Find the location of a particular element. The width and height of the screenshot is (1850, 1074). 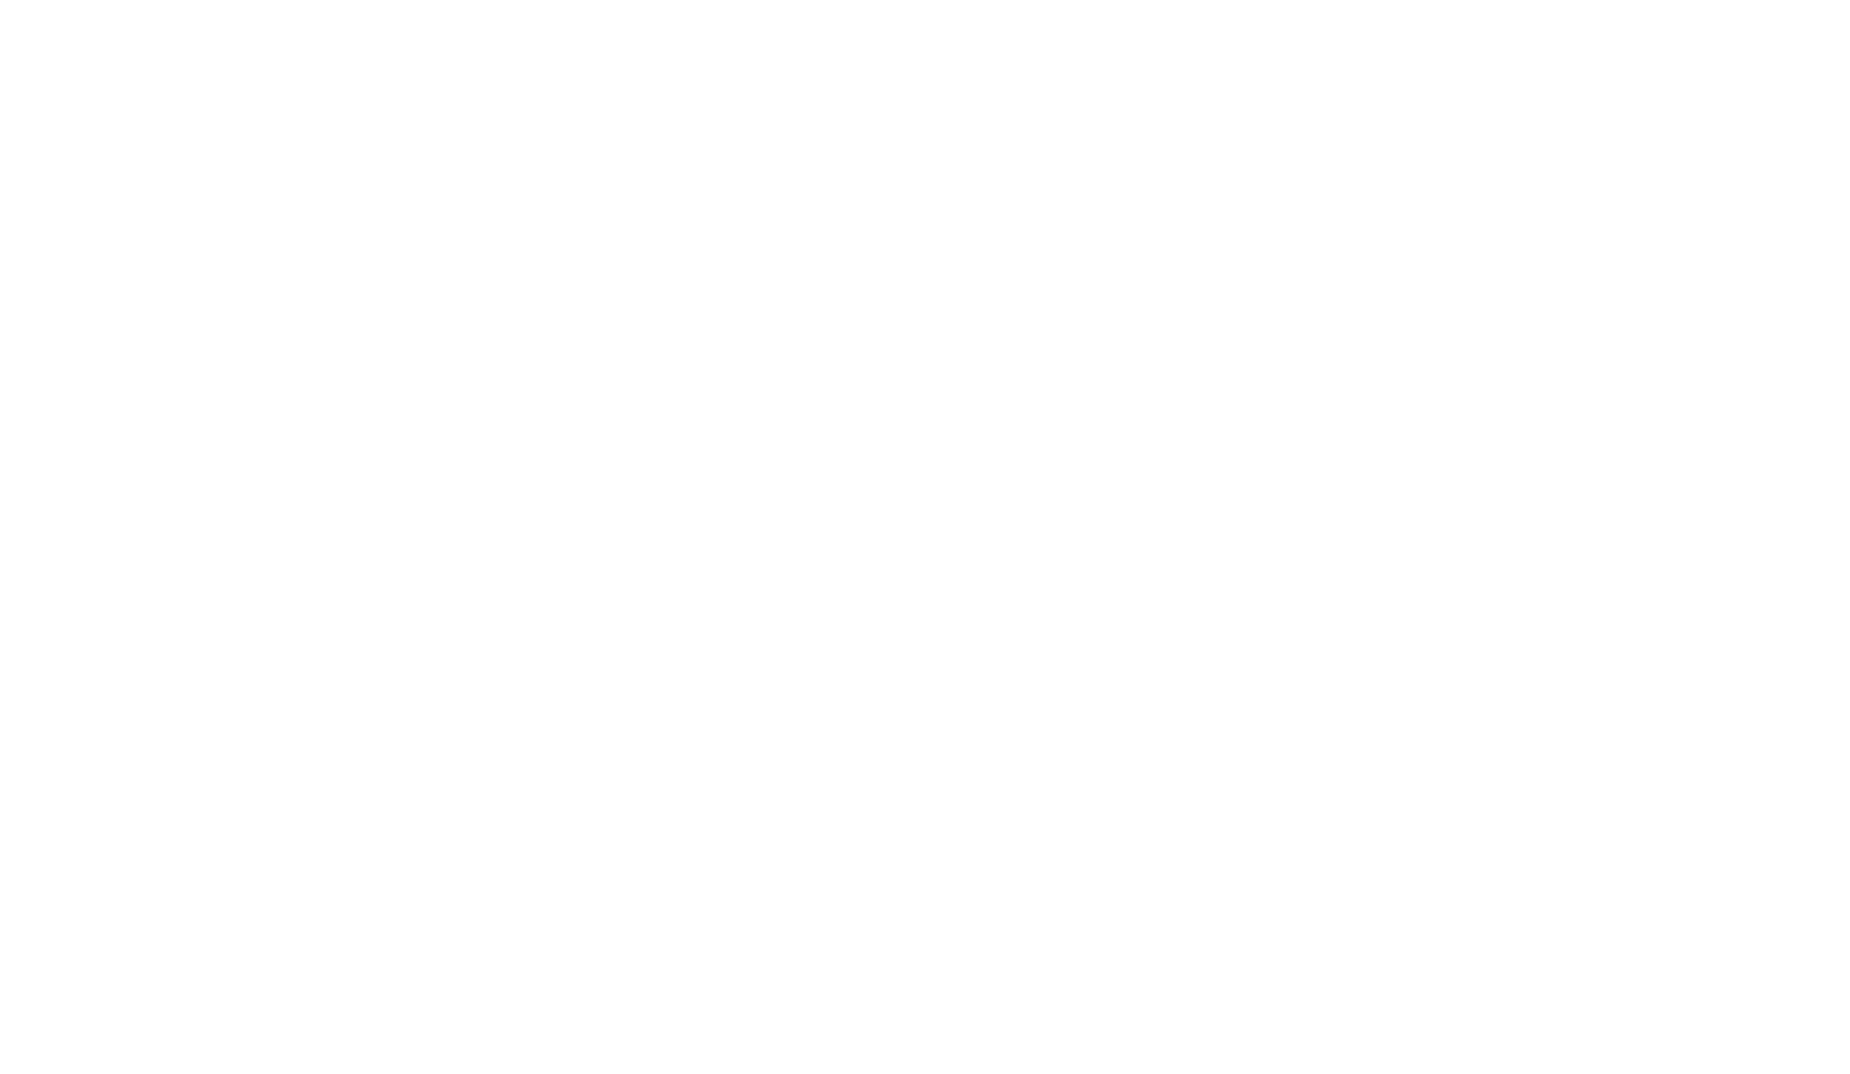

'Connemara' is located at coordinates (923, 153).